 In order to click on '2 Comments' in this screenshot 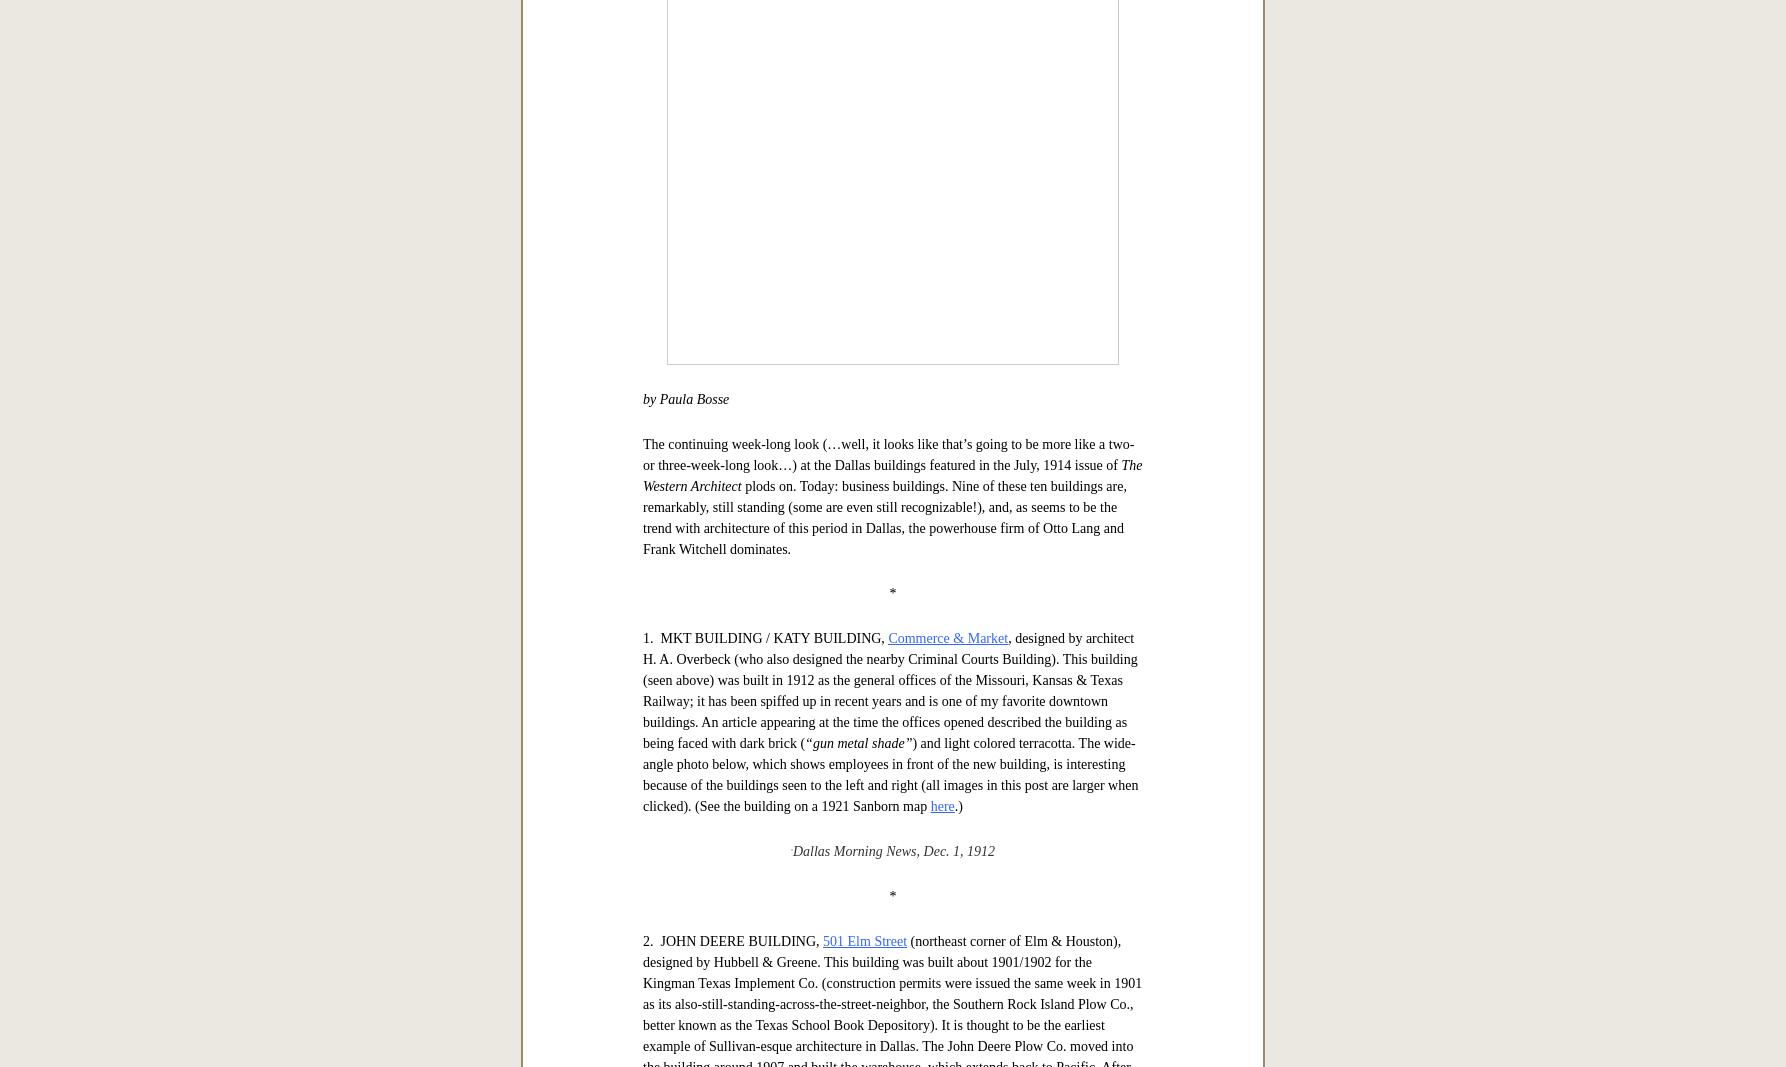, I will do `click(858, 367)`.